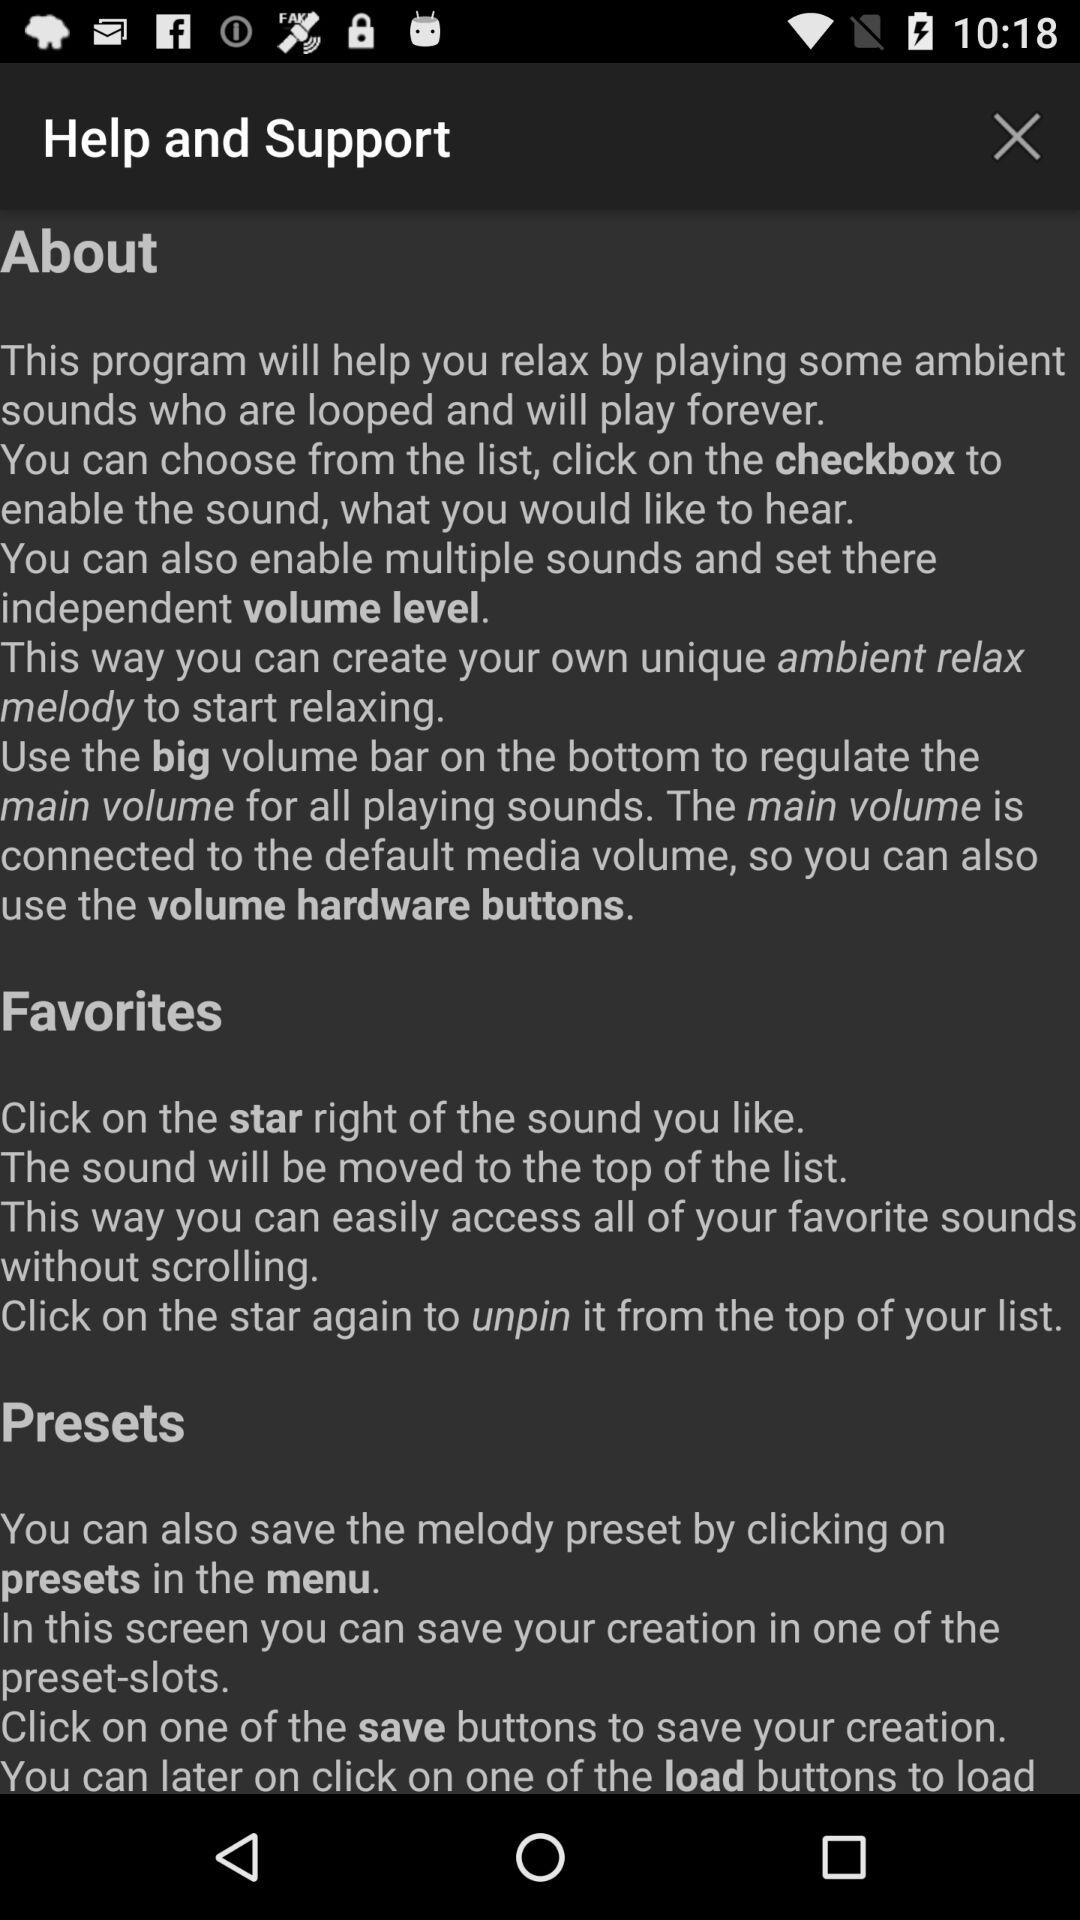 The width and height of the screenshot is (1080, 1920). Describe the element at coordinates (1017, 135) in the screenshot. I see `icon above the about this program app` at that location.